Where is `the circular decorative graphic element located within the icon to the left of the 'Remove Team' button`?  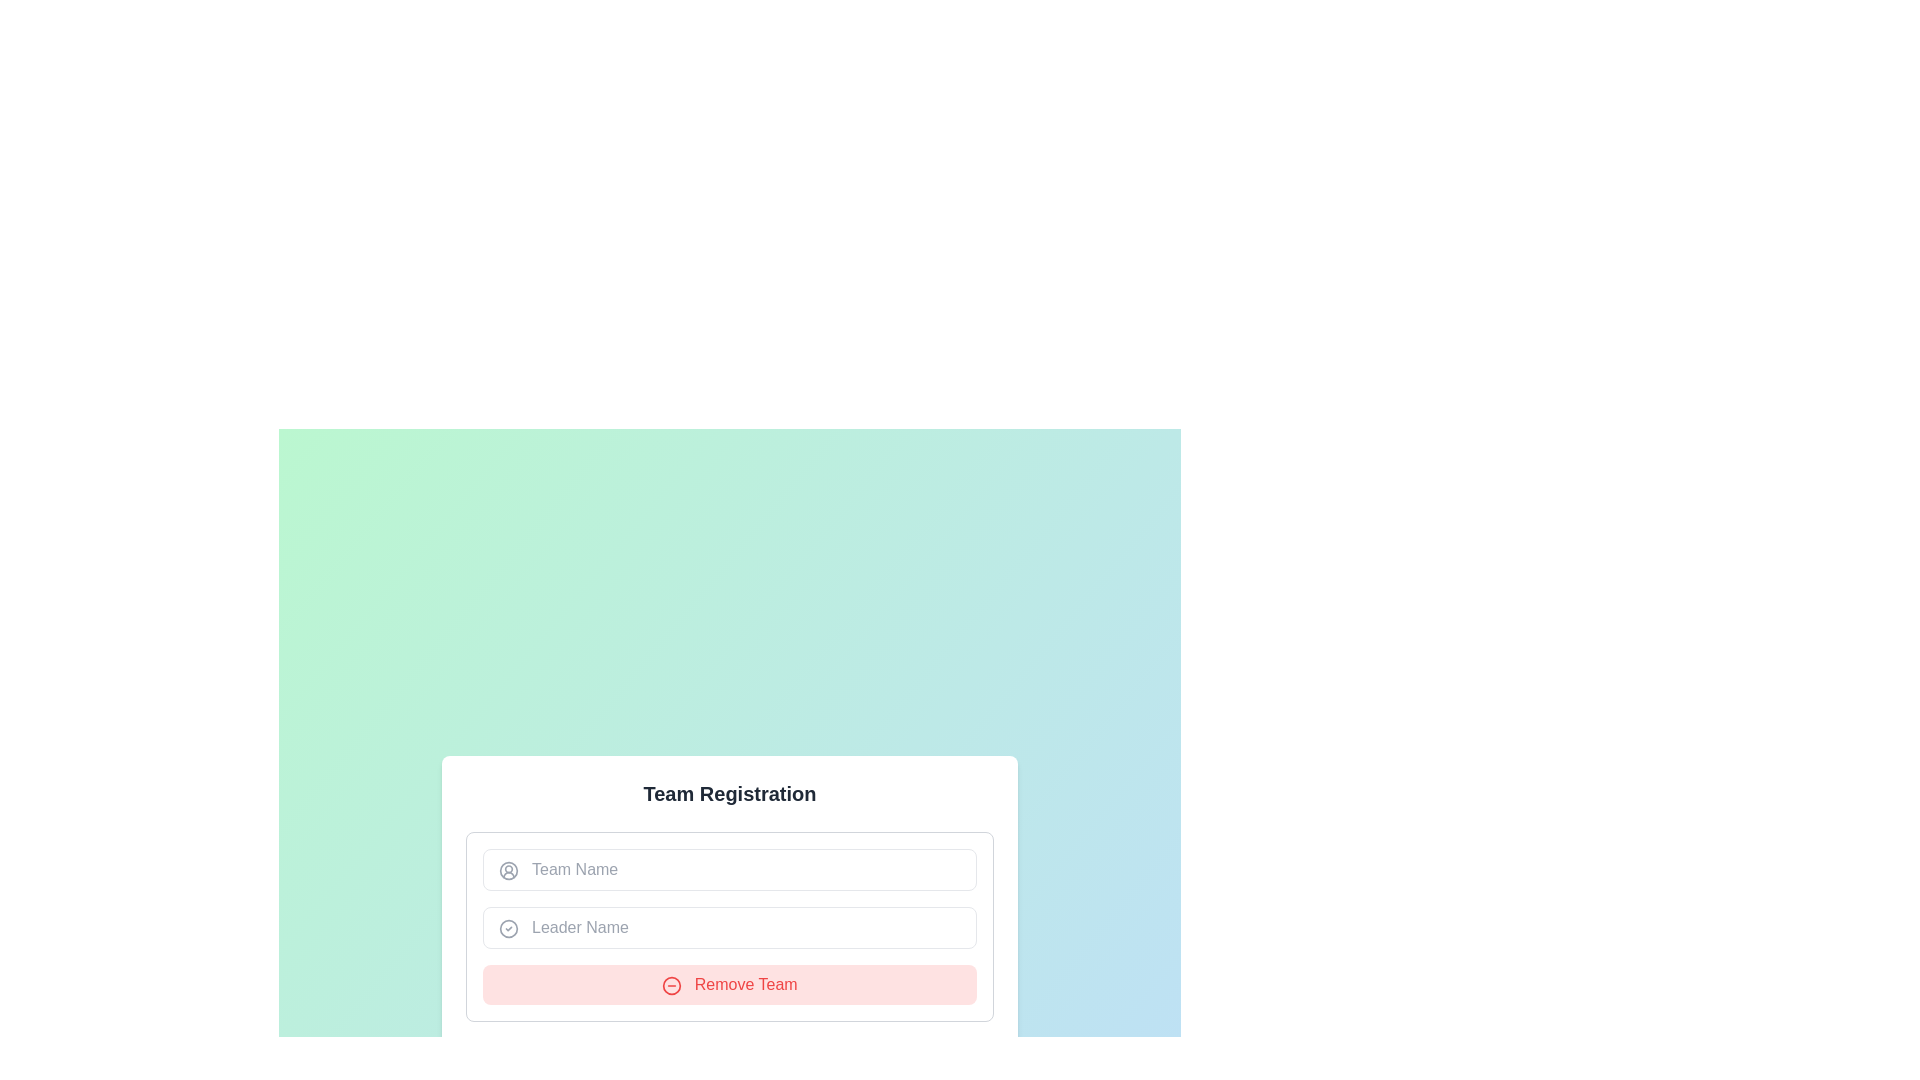 the circular decorative graphic element located within the icon to the left of the 'Remove Team' button is located at coordinates (672, 984).